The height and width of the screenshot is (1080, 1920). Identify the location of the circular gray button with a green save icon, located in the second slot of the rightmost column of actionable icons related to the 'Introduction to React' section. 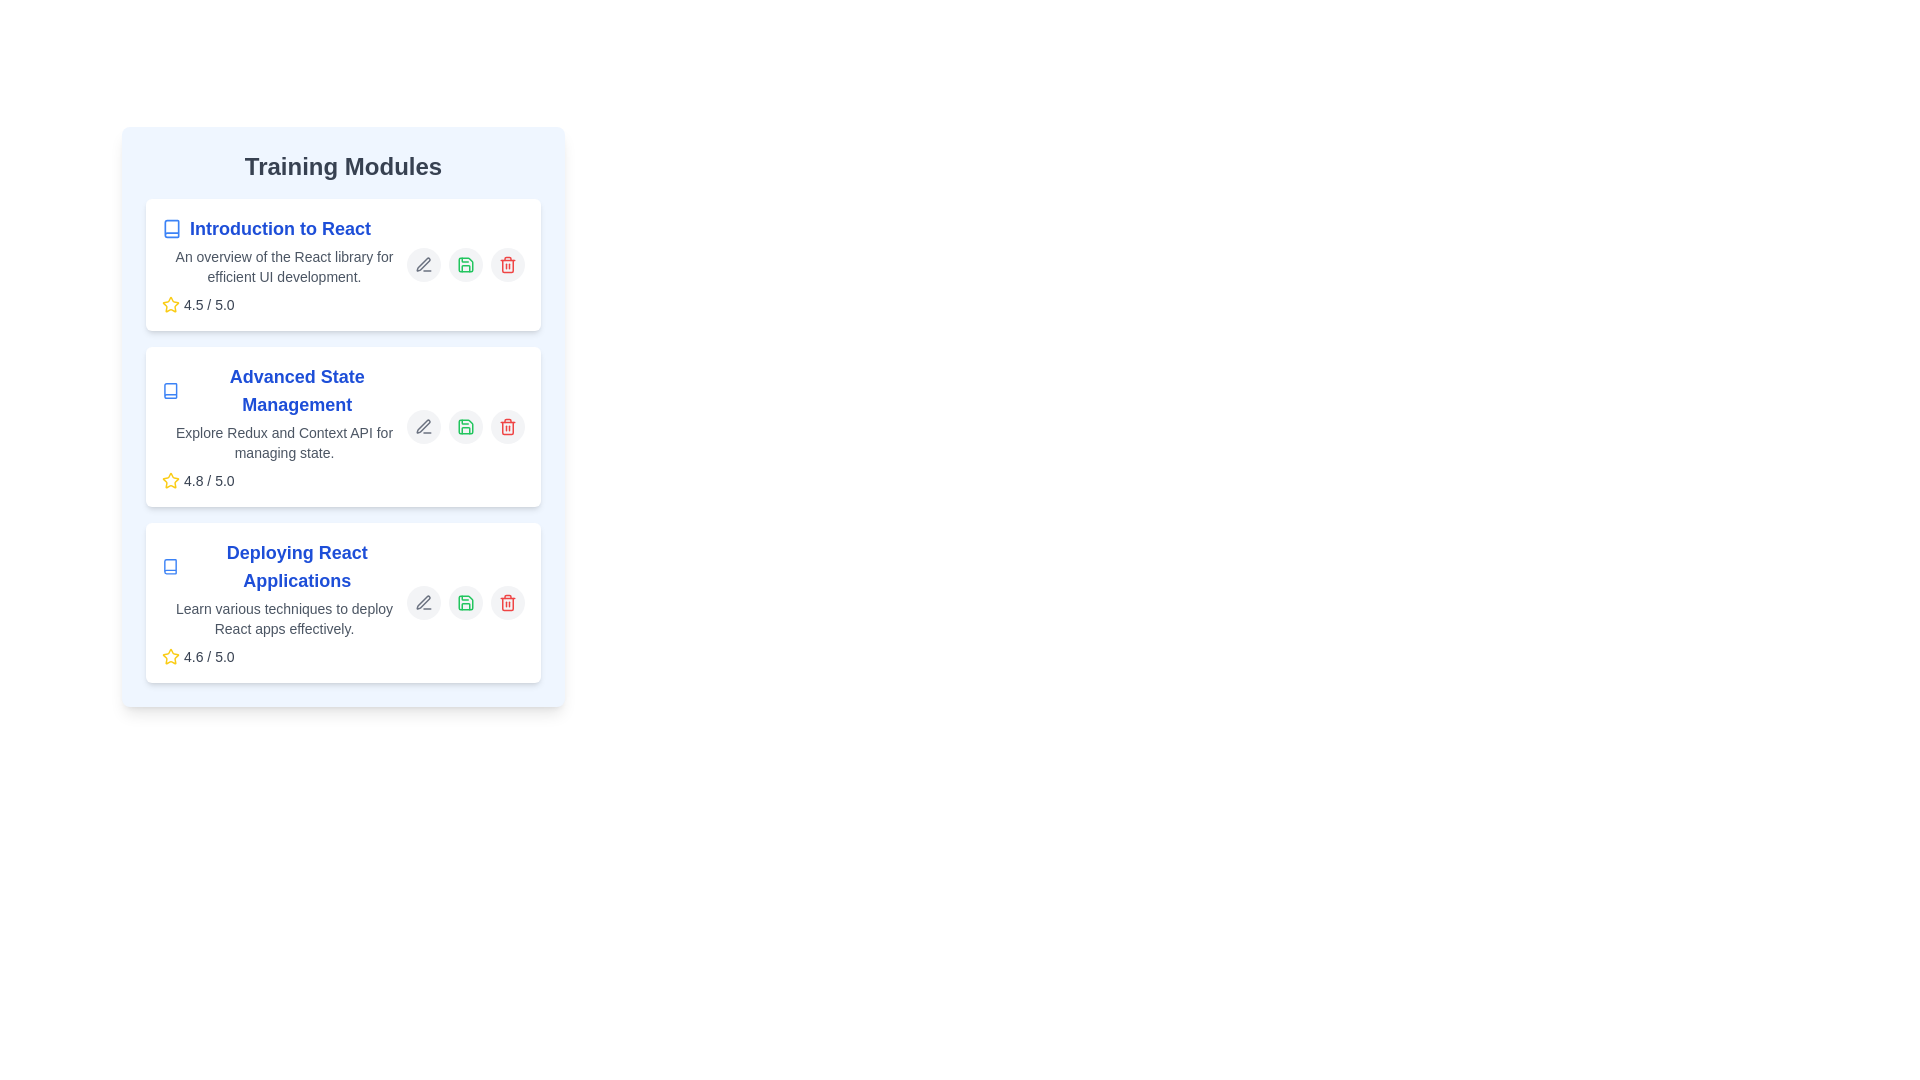
(464, 264).